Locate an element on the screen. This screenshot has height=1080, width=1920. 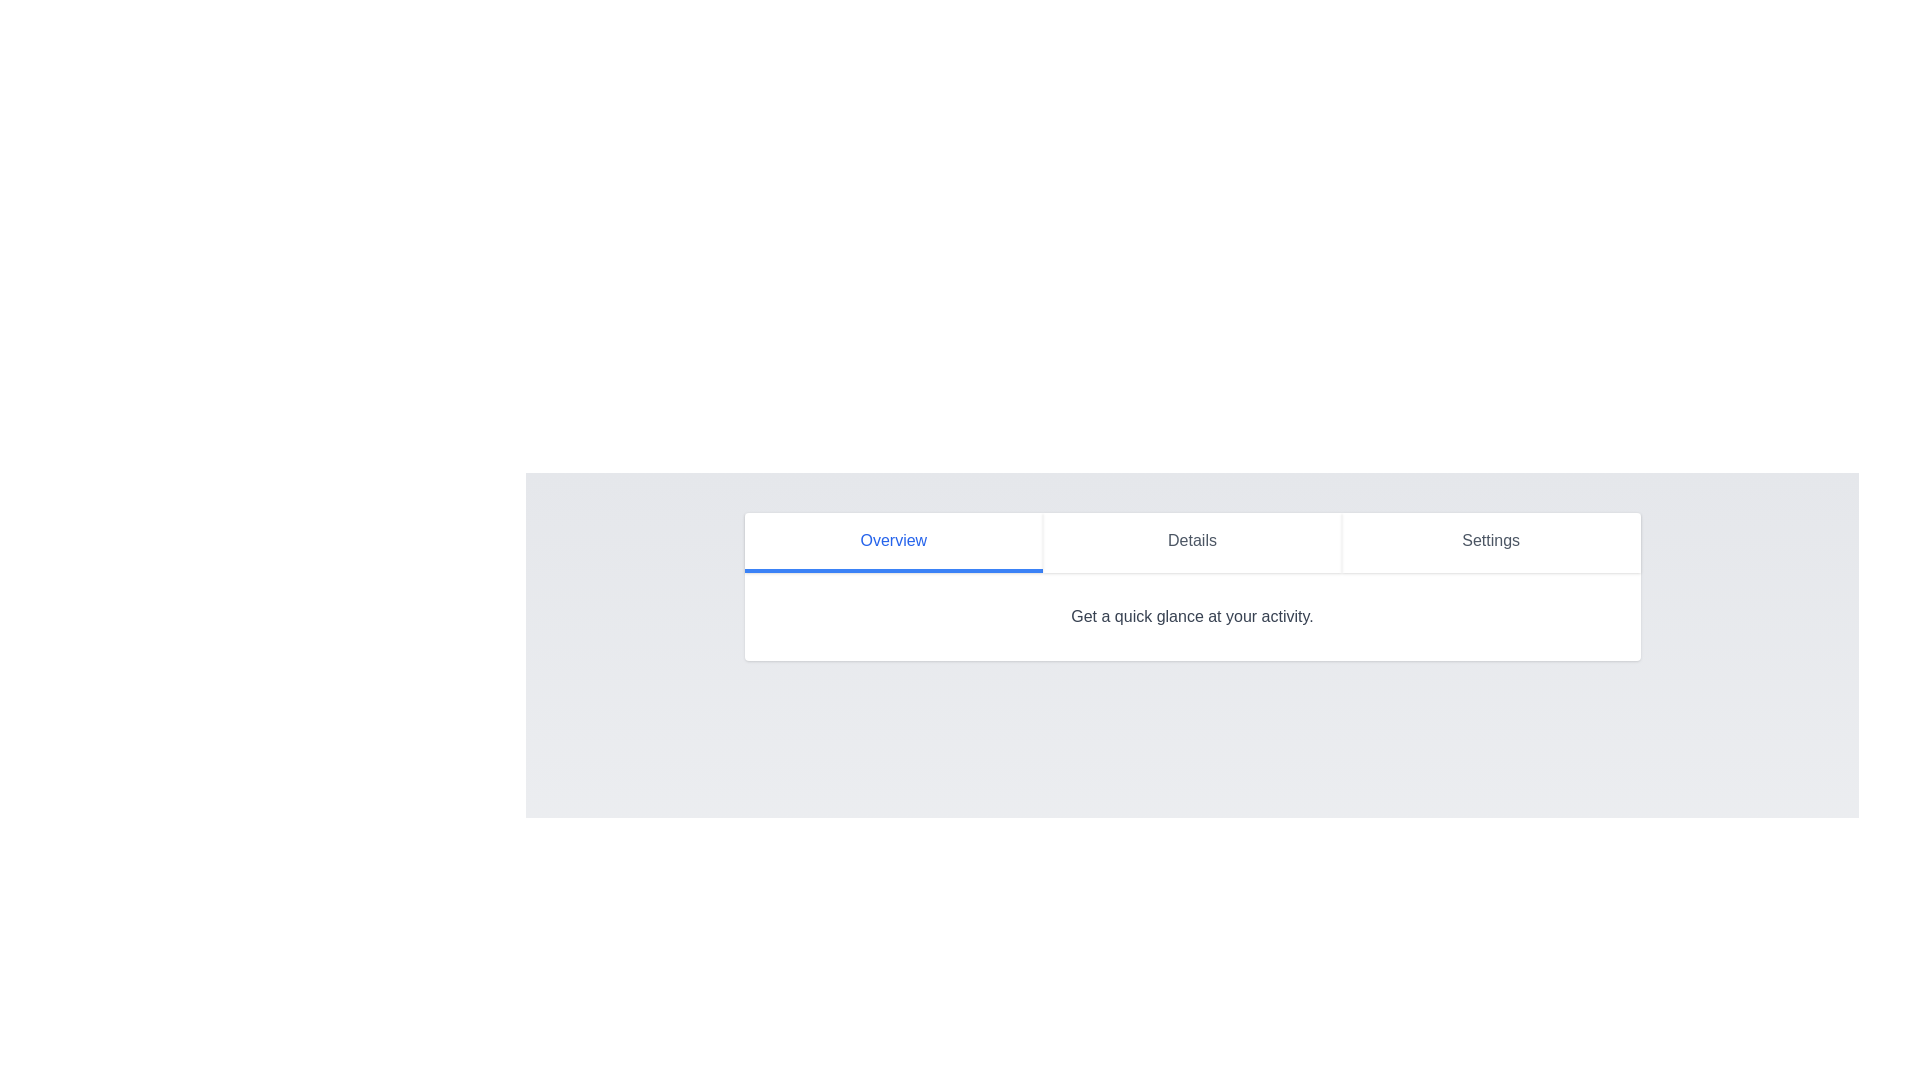
the Settings tab by clicking on its button is located at coordinates (1491, 543).